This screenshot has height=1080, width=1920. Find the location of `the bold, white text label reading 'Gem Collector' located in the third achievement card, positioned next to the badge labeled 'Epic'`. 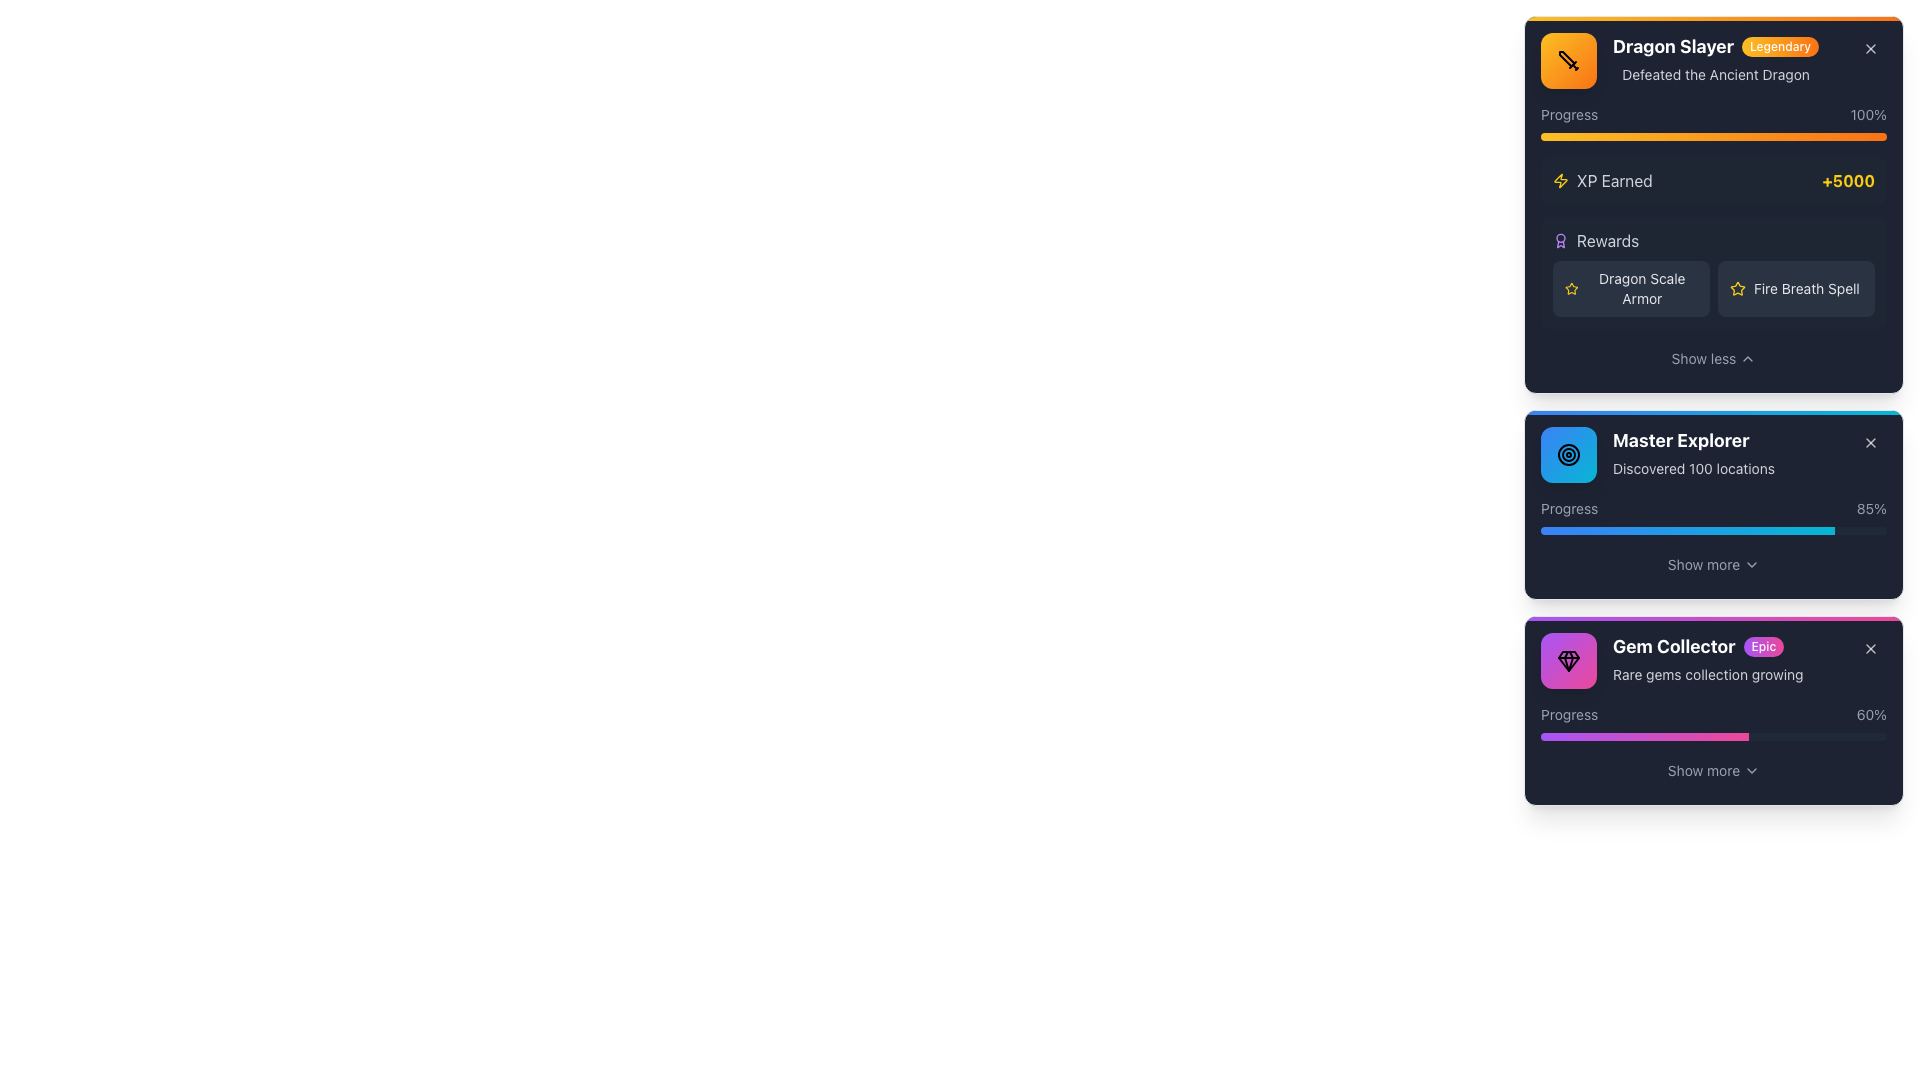

the bold, white text label reading 'Gem Collector' located in the third achievement card, positioned next to the badge labeled 'Epic' is located at coordinates (1674, 647).